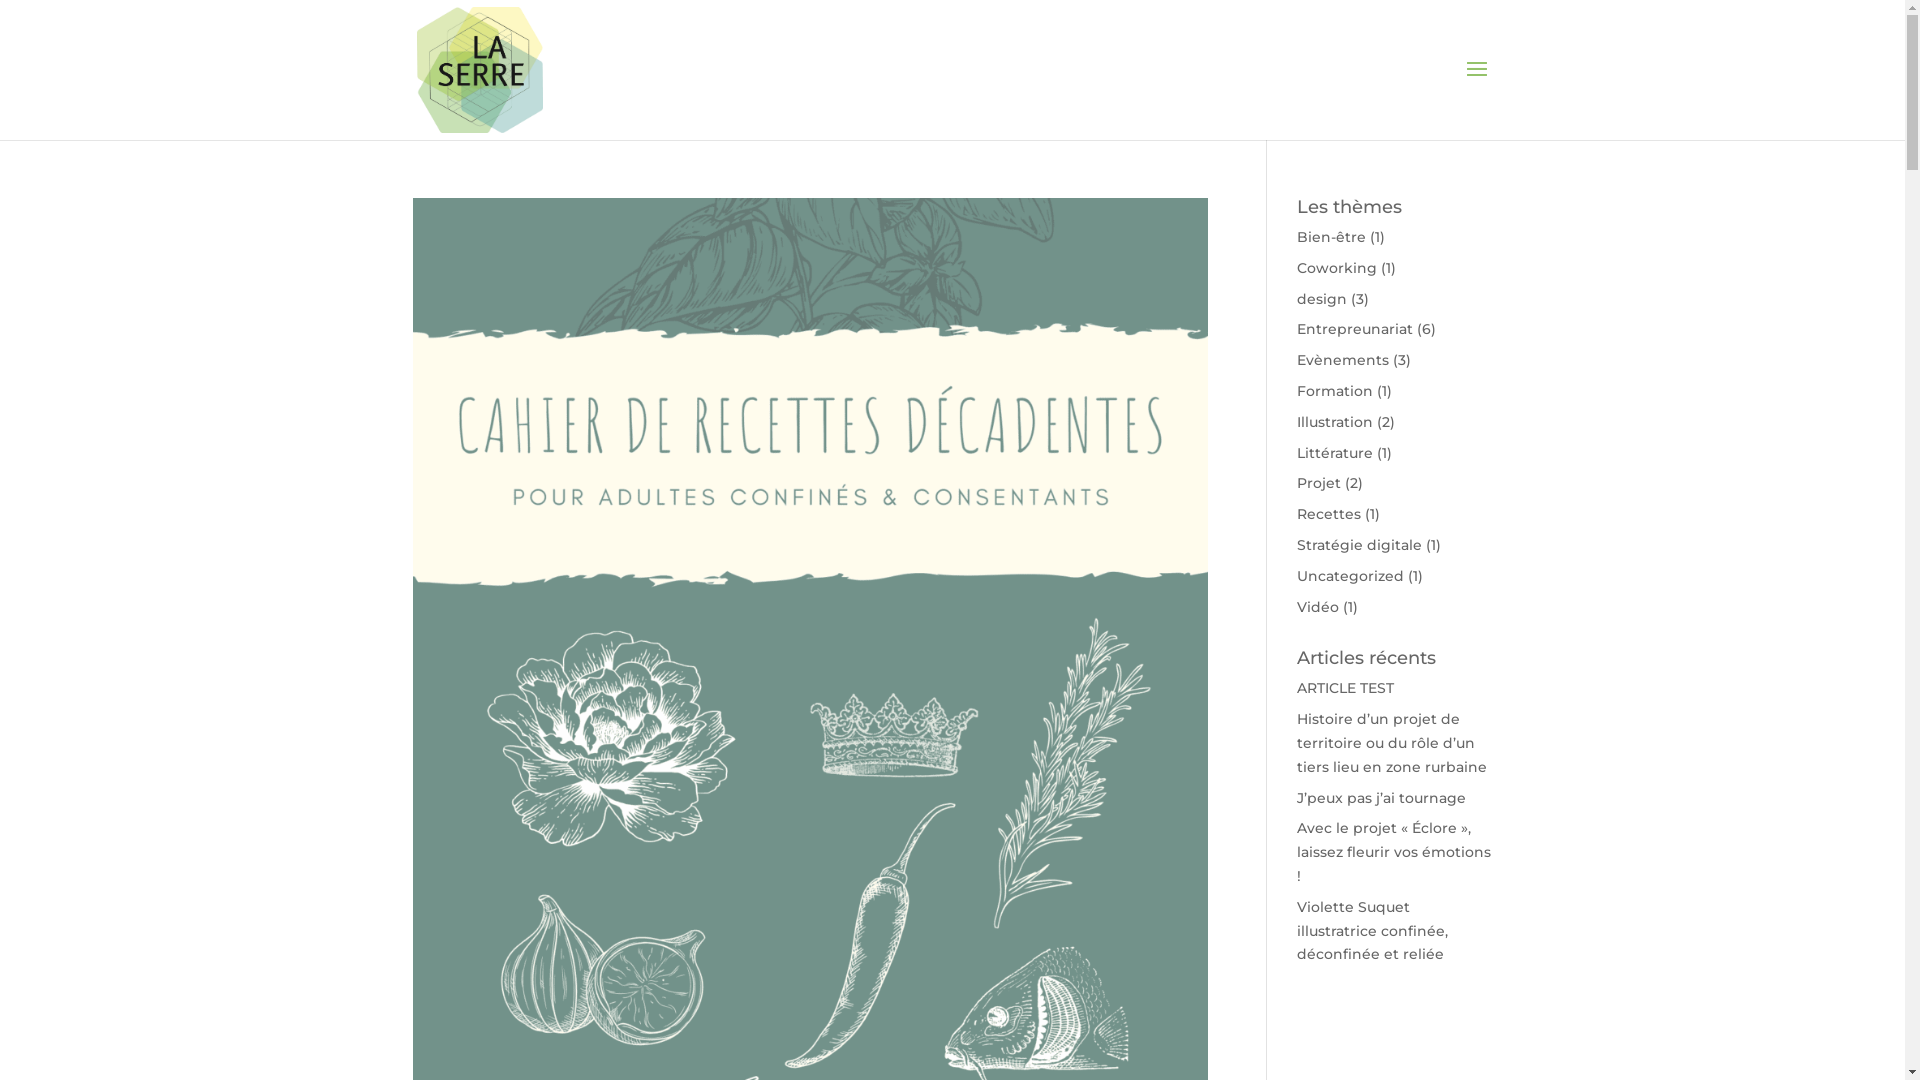 This screenshot has height=1080, width=1920. I want to click on 'ARTICLE TEST', so click(1345, 686).